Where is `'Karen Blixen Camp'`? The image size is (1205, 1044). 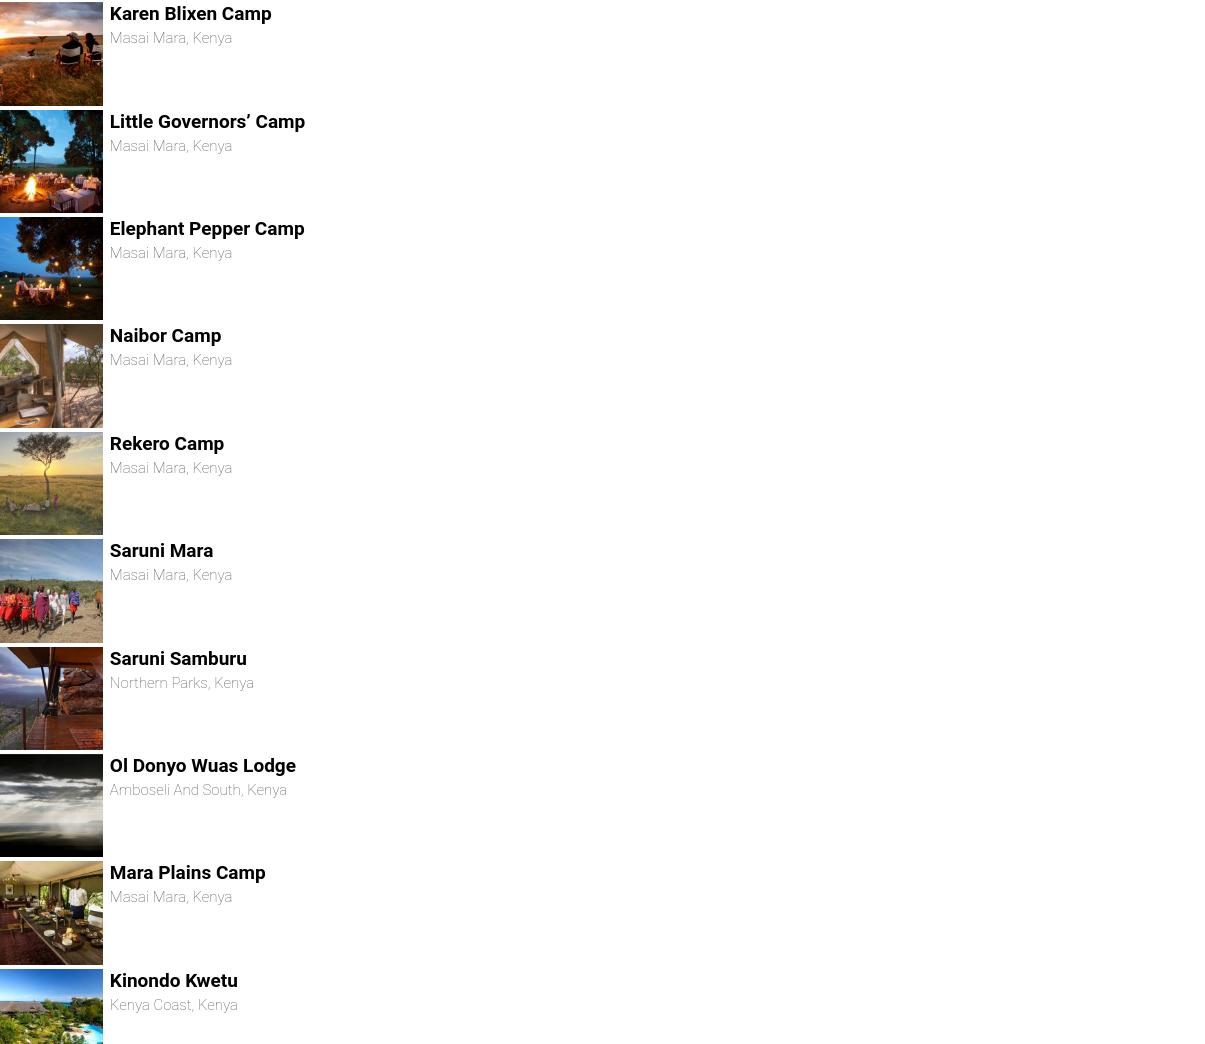 'Karen Blixen Camp' is located at coordinates (189, 12).